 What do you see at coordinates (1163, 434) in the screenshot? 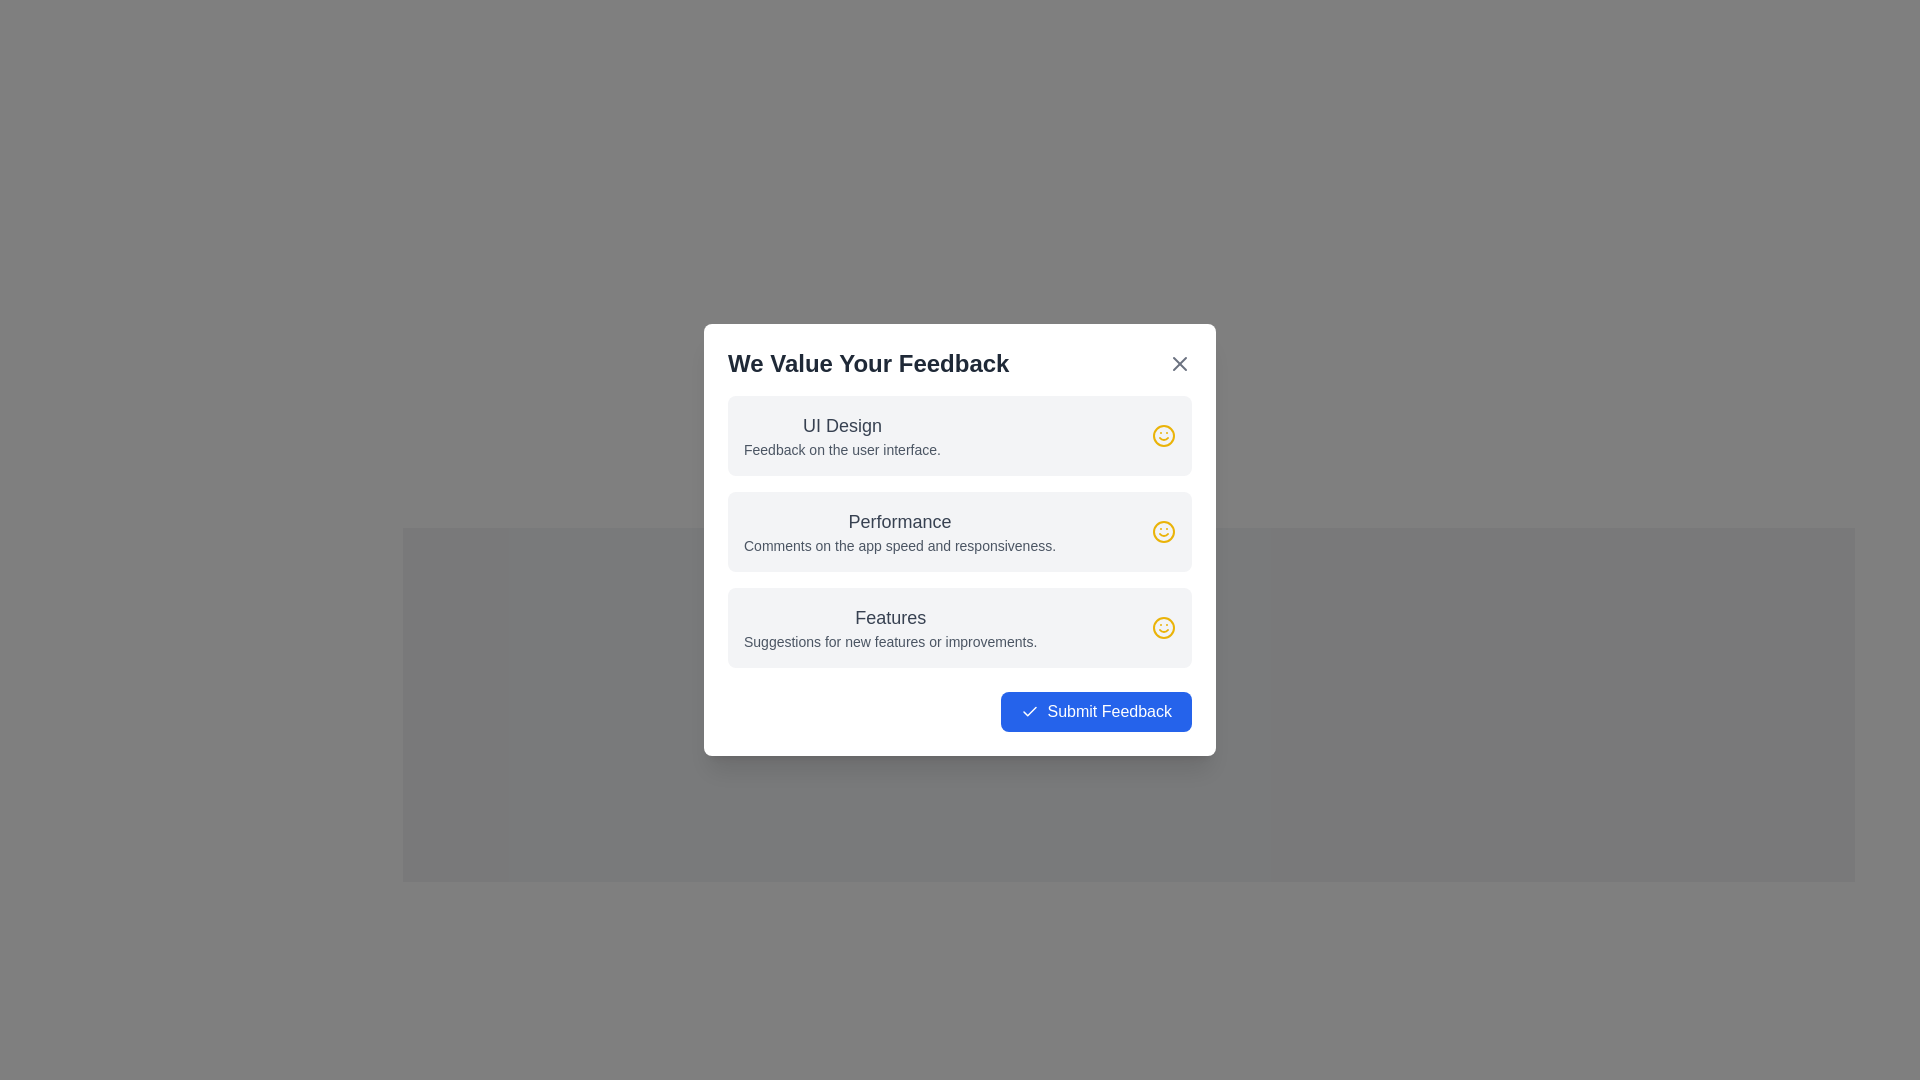
I see `the positive sentiment icon located next to the 'UI Design' section in the feedback form` at bounding box center [1163, 434].